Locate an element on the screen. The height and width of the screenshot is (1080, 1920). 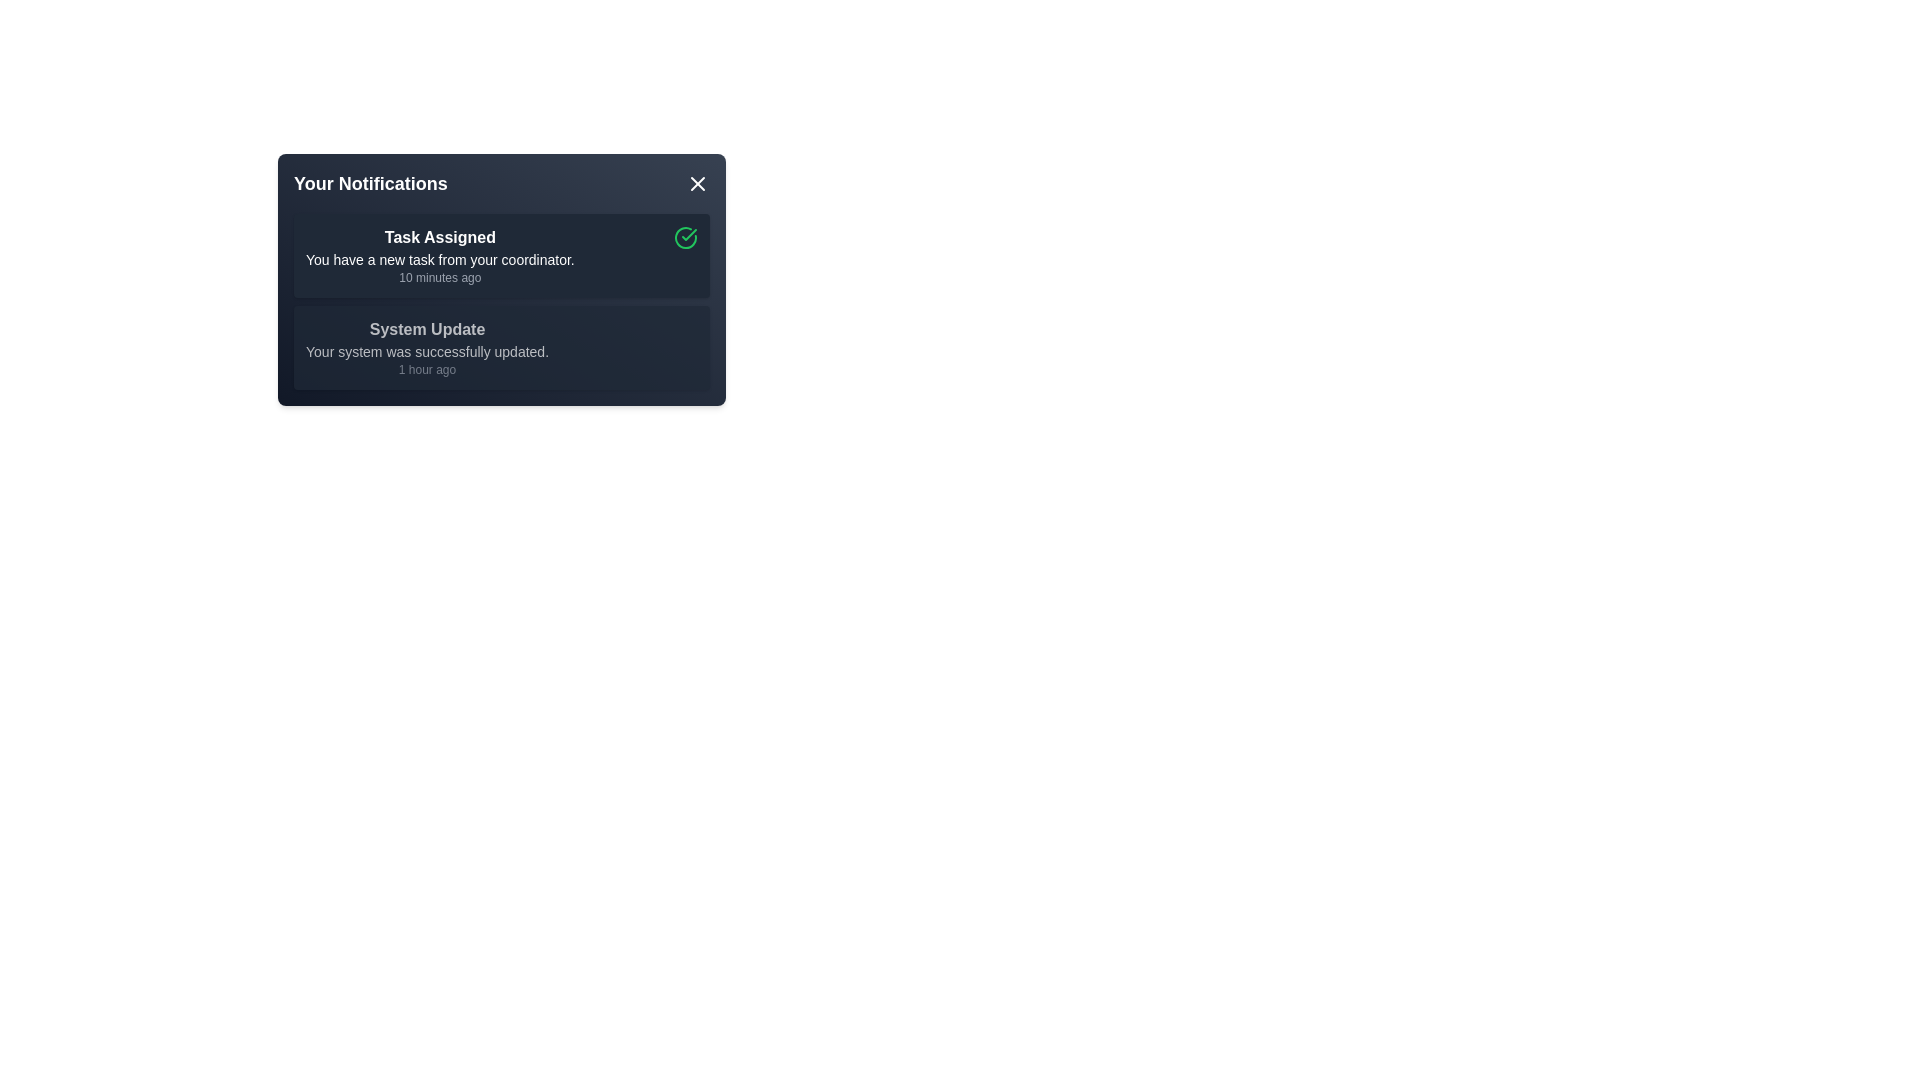
the text label displaying 'Your Notifications' in bold, large white font located at the top-left corner of the notification box is located at coordinates (370, 184).